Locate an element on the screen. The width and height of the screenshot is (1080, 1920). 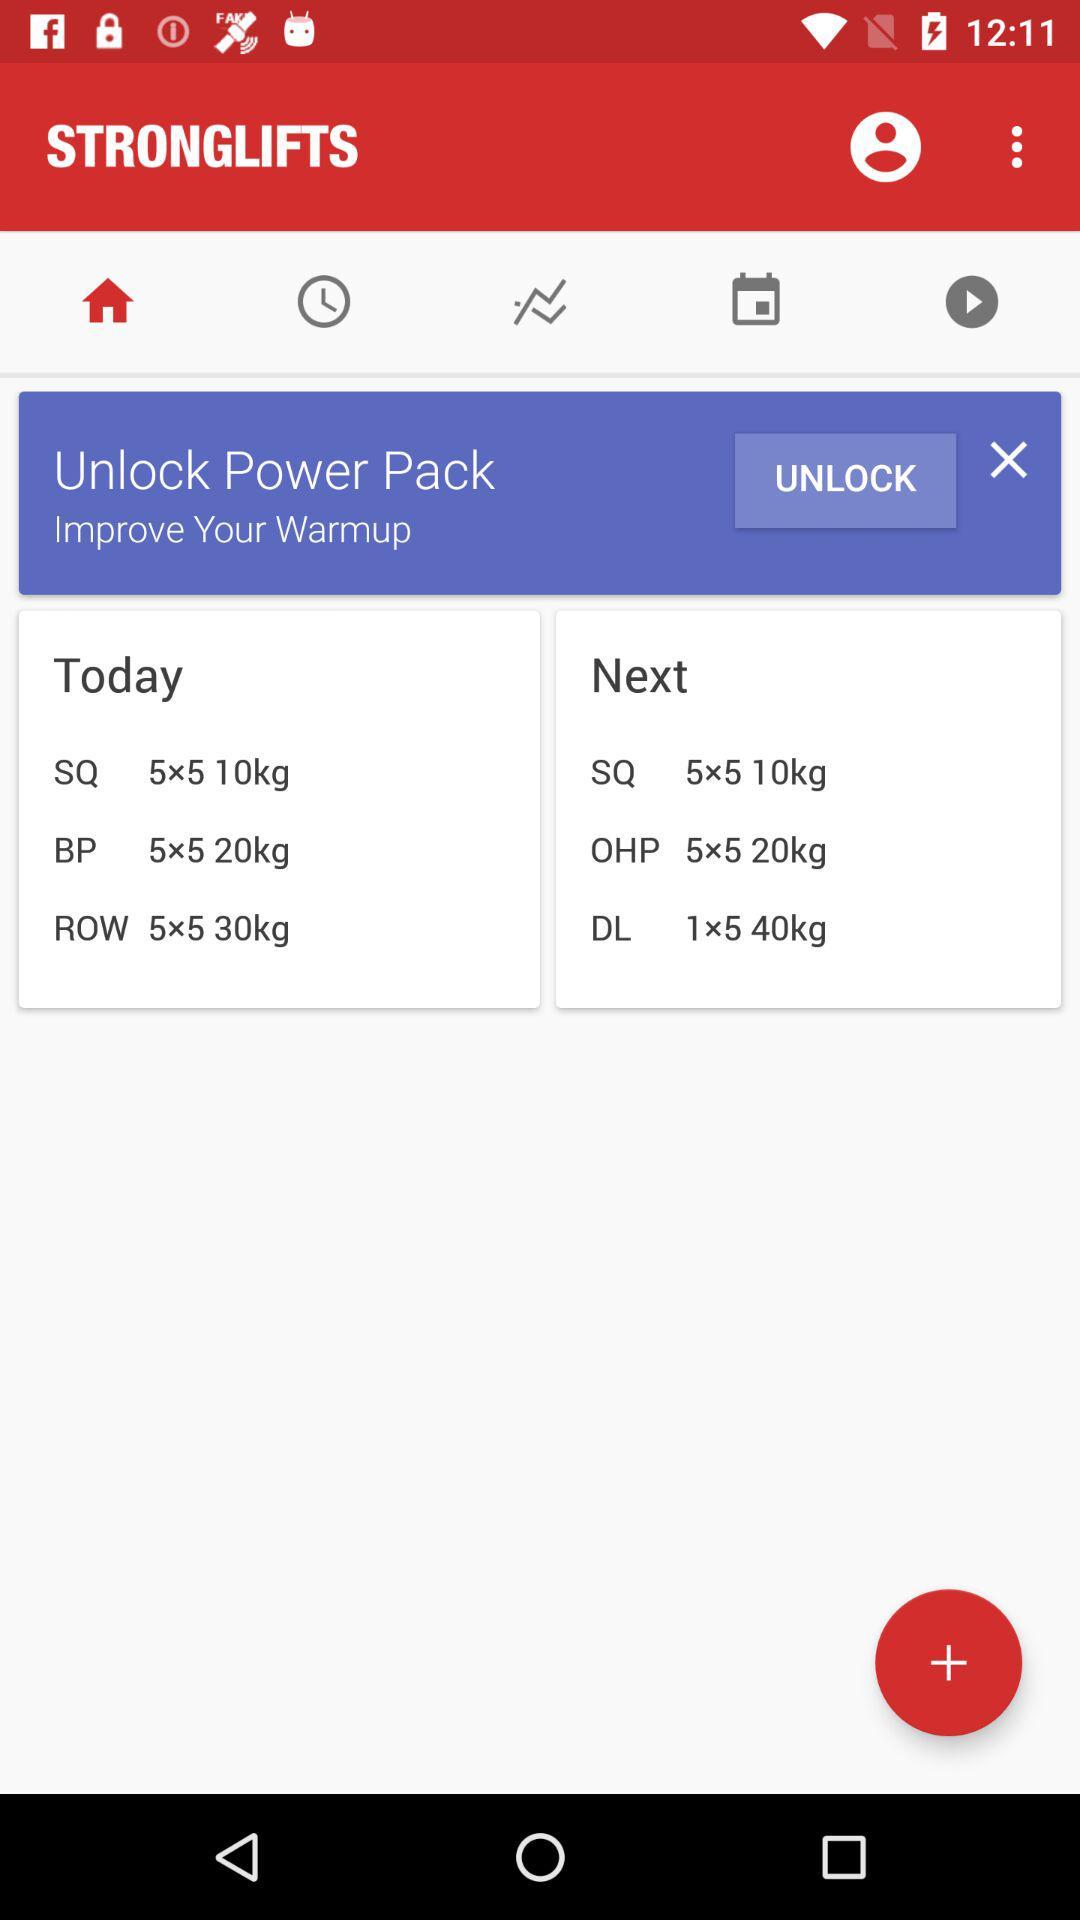
graphs is located at coordinates (540, 300).